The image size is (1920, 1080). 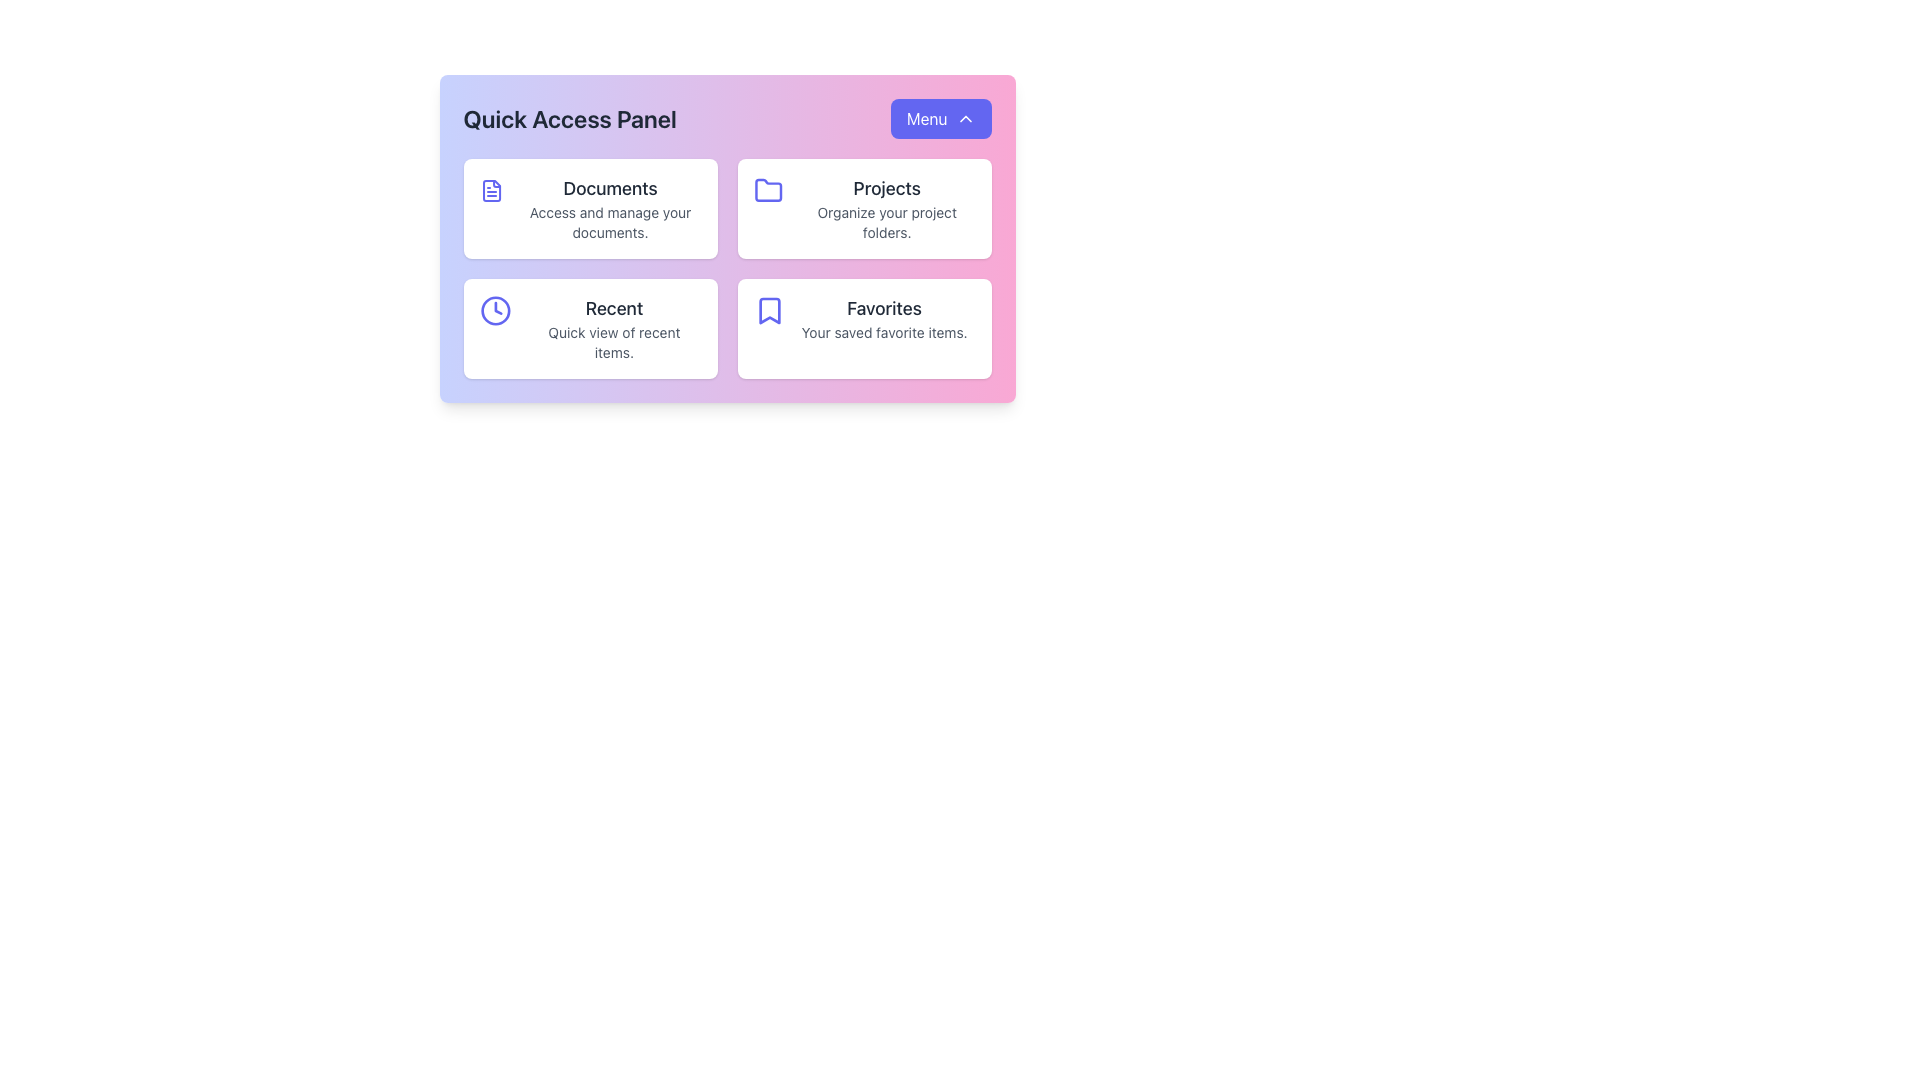 I want to click on the outer circular part of the clock icon located in the bottom-left card of the Quick Access Panel, which is directly above the text labeled 'Recent', so click(x=495, y=311).